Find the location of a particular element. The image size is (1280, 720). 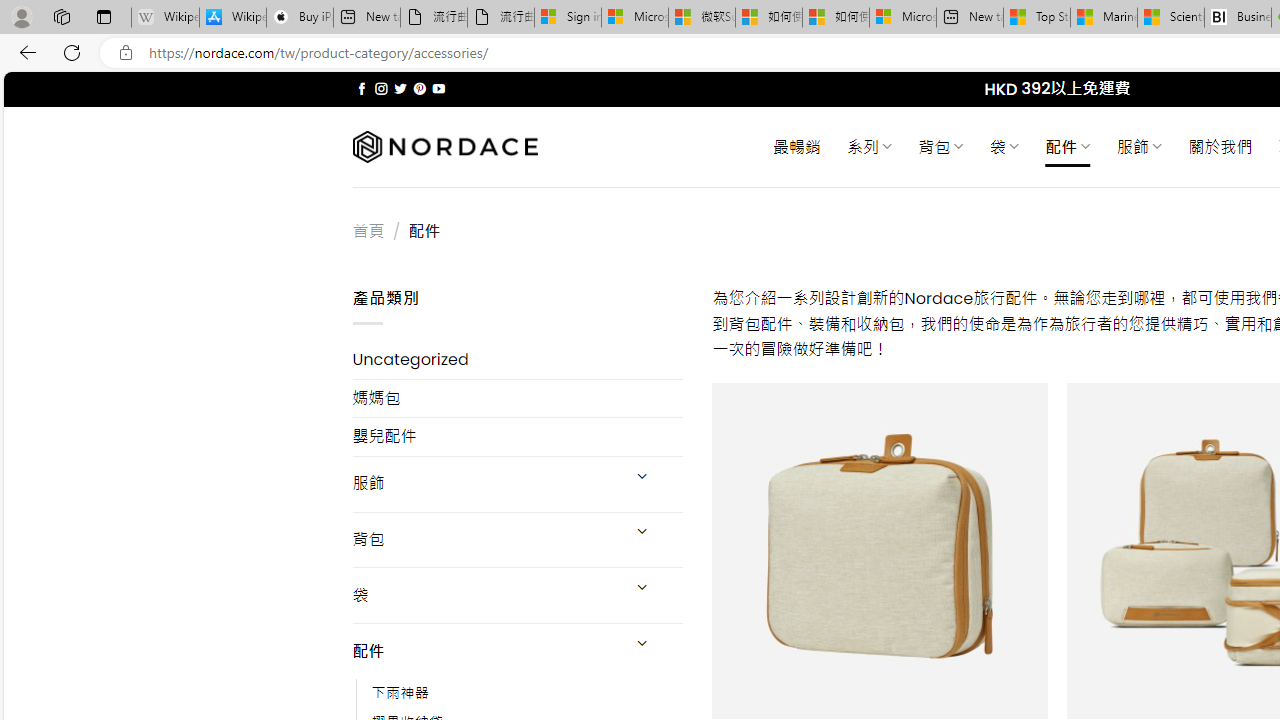

'Follow on Pinterest' is located at coordinates (418, 88).